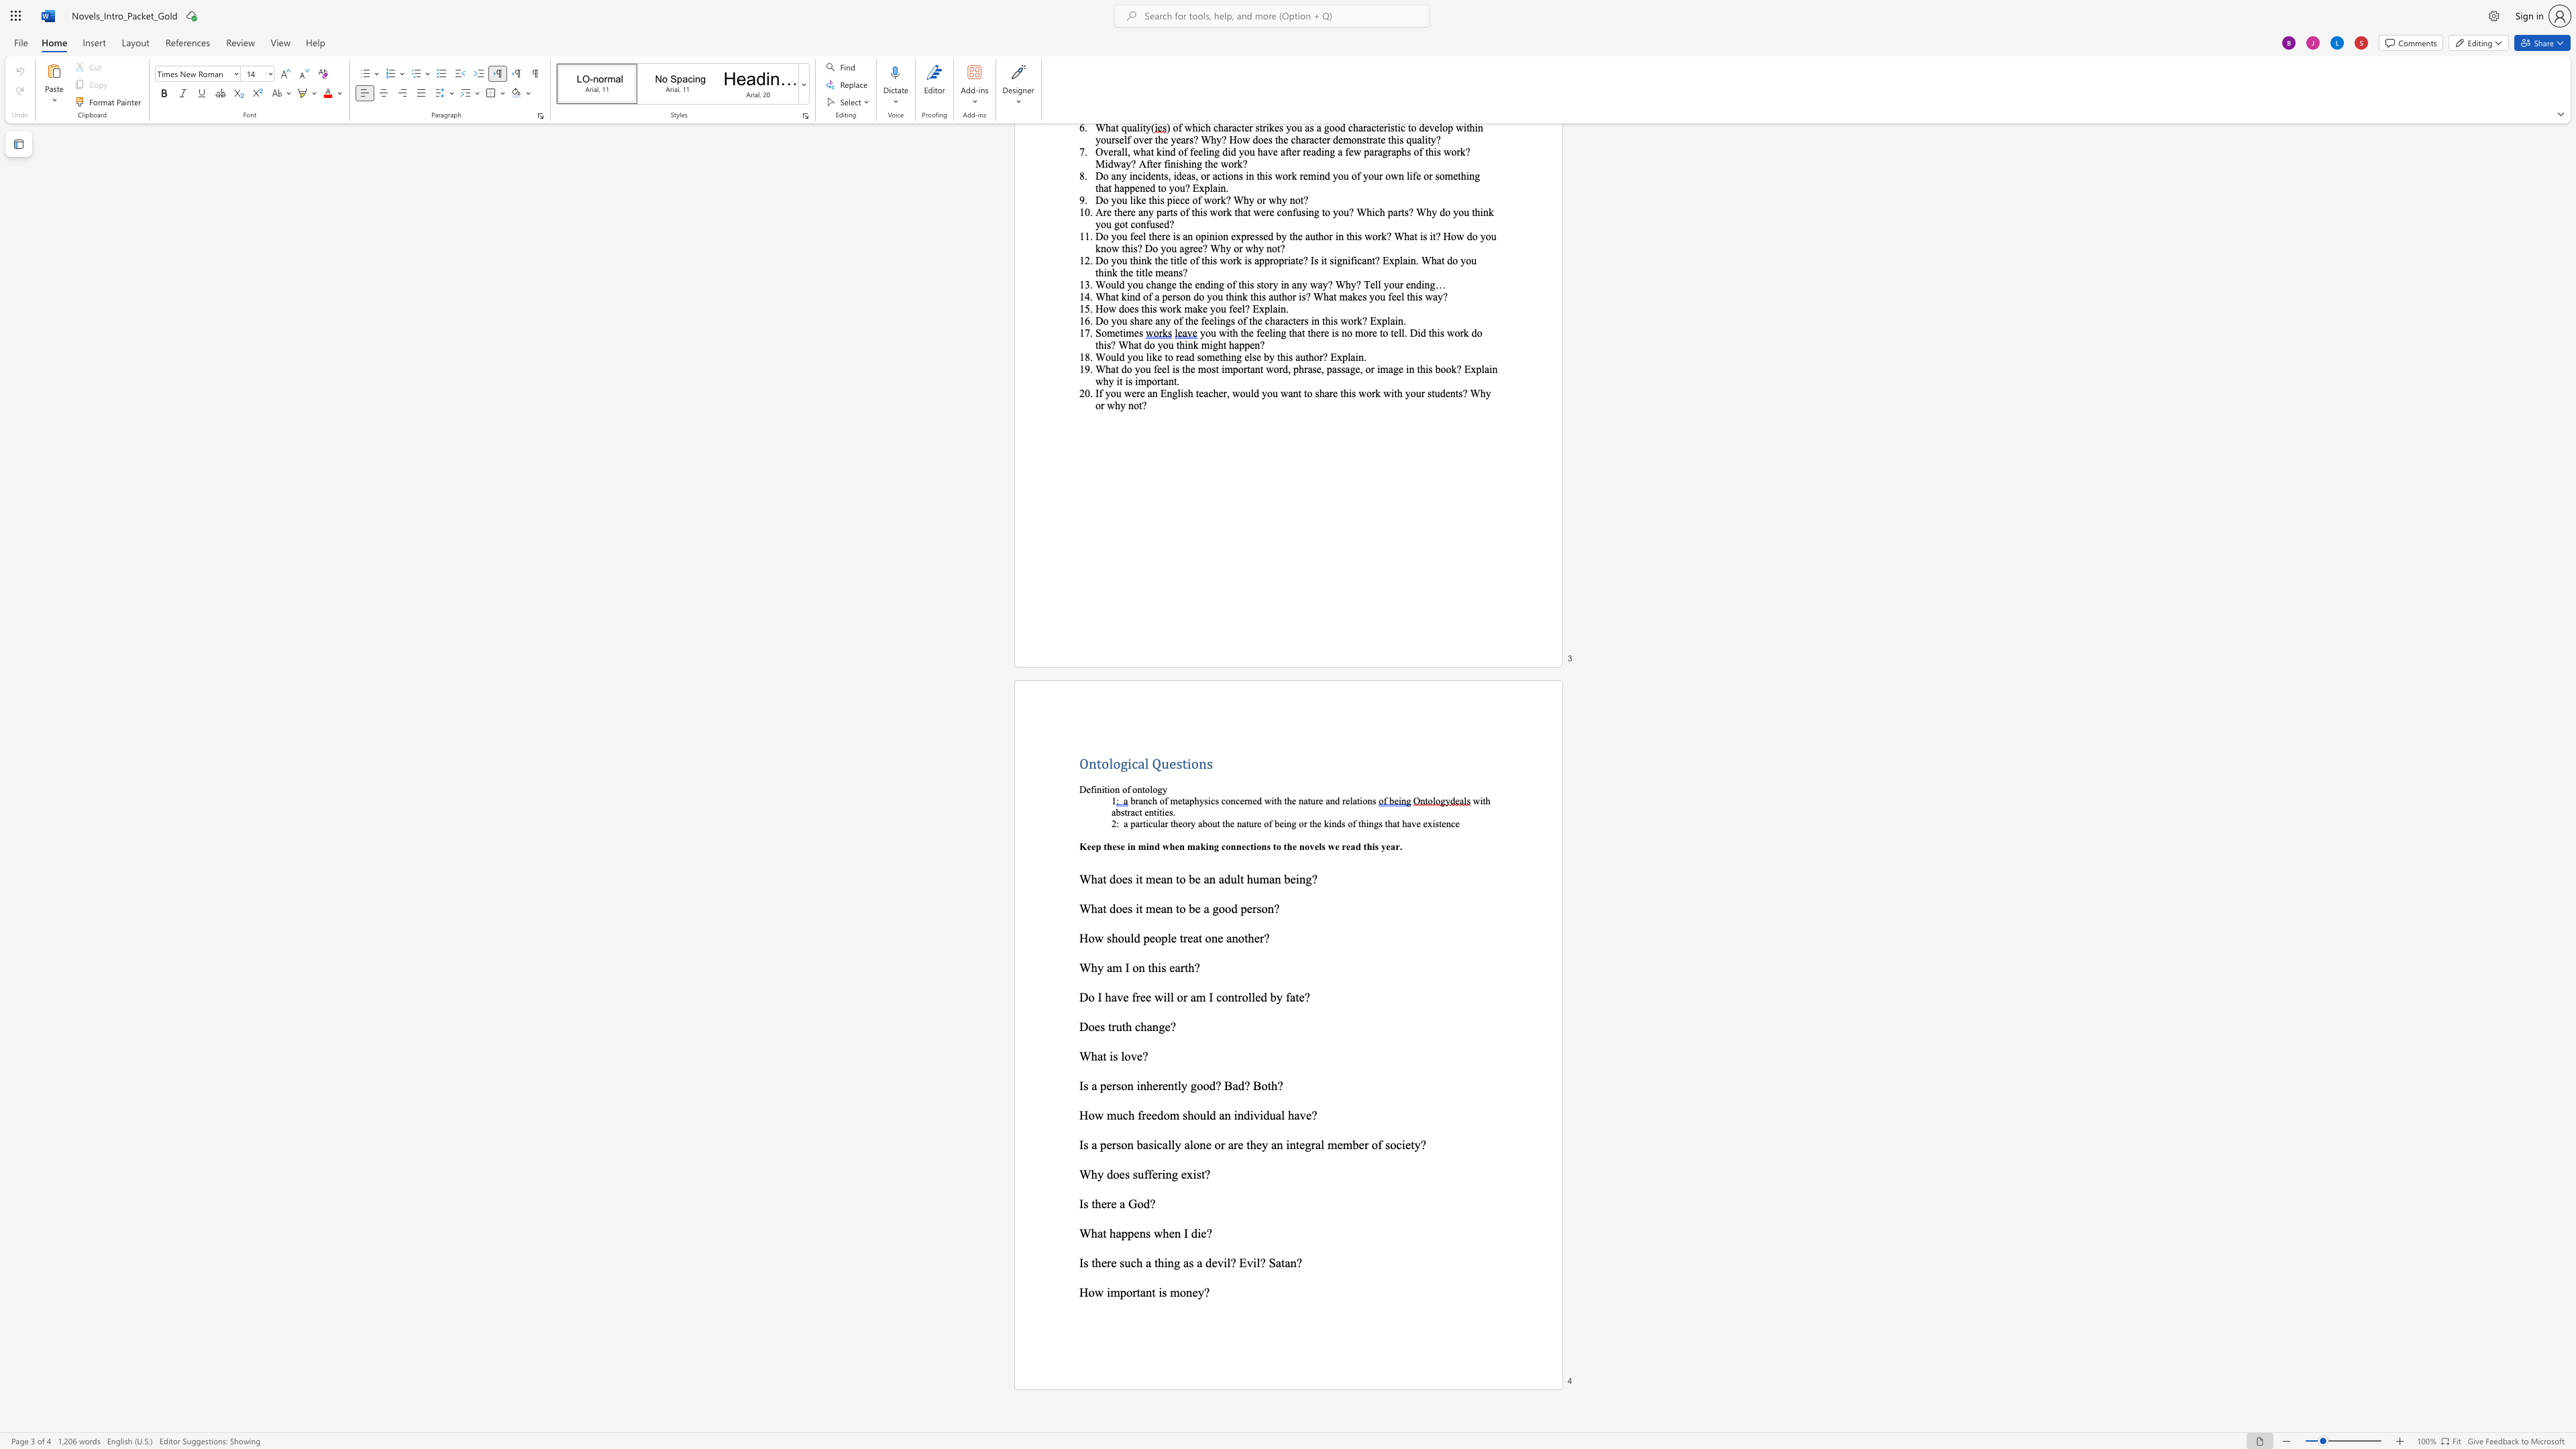  I want to click on the 2th character "n" in the text, so click(1188, 1291).